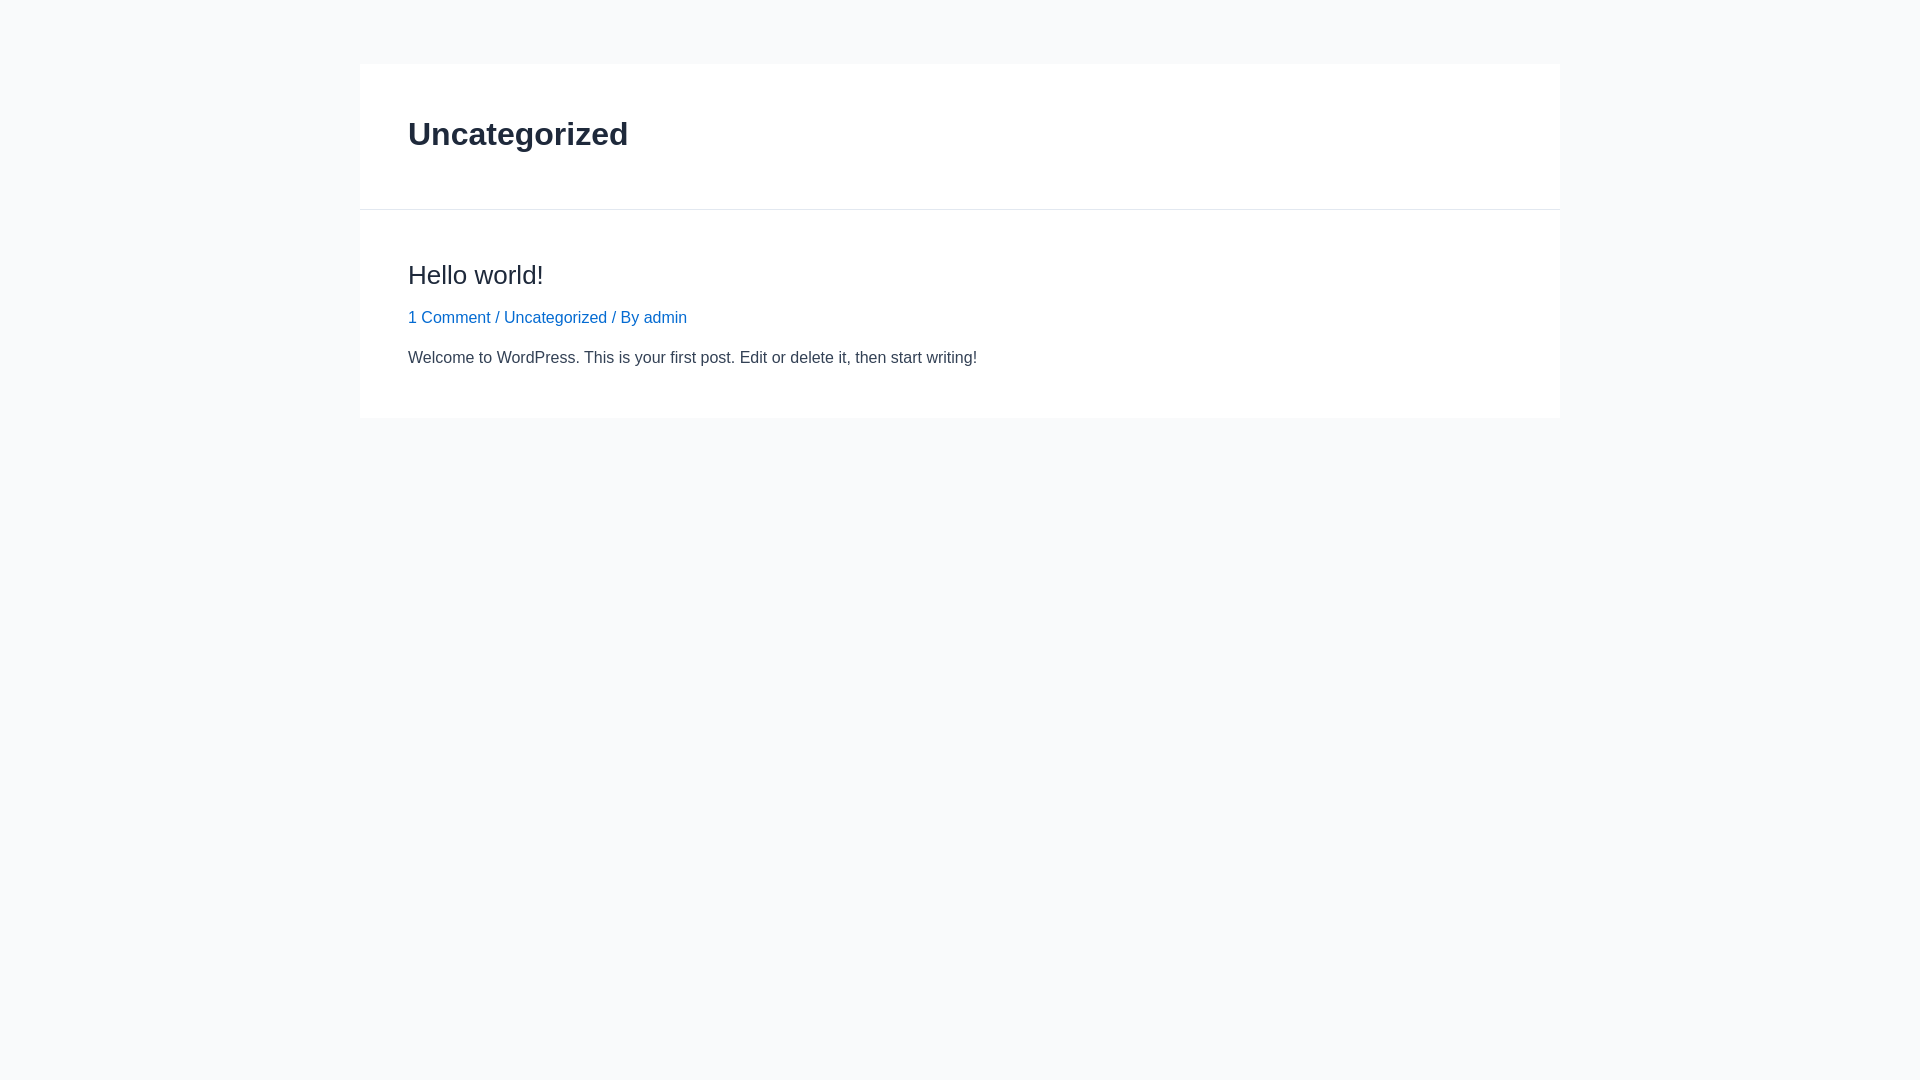 Image resolution: width=1920 pixels, height=1080 pixels. What do you see at coordinates (555, 316) in the screenshot?
I see `'Uncategorized'` at bounding box center [555, 316].